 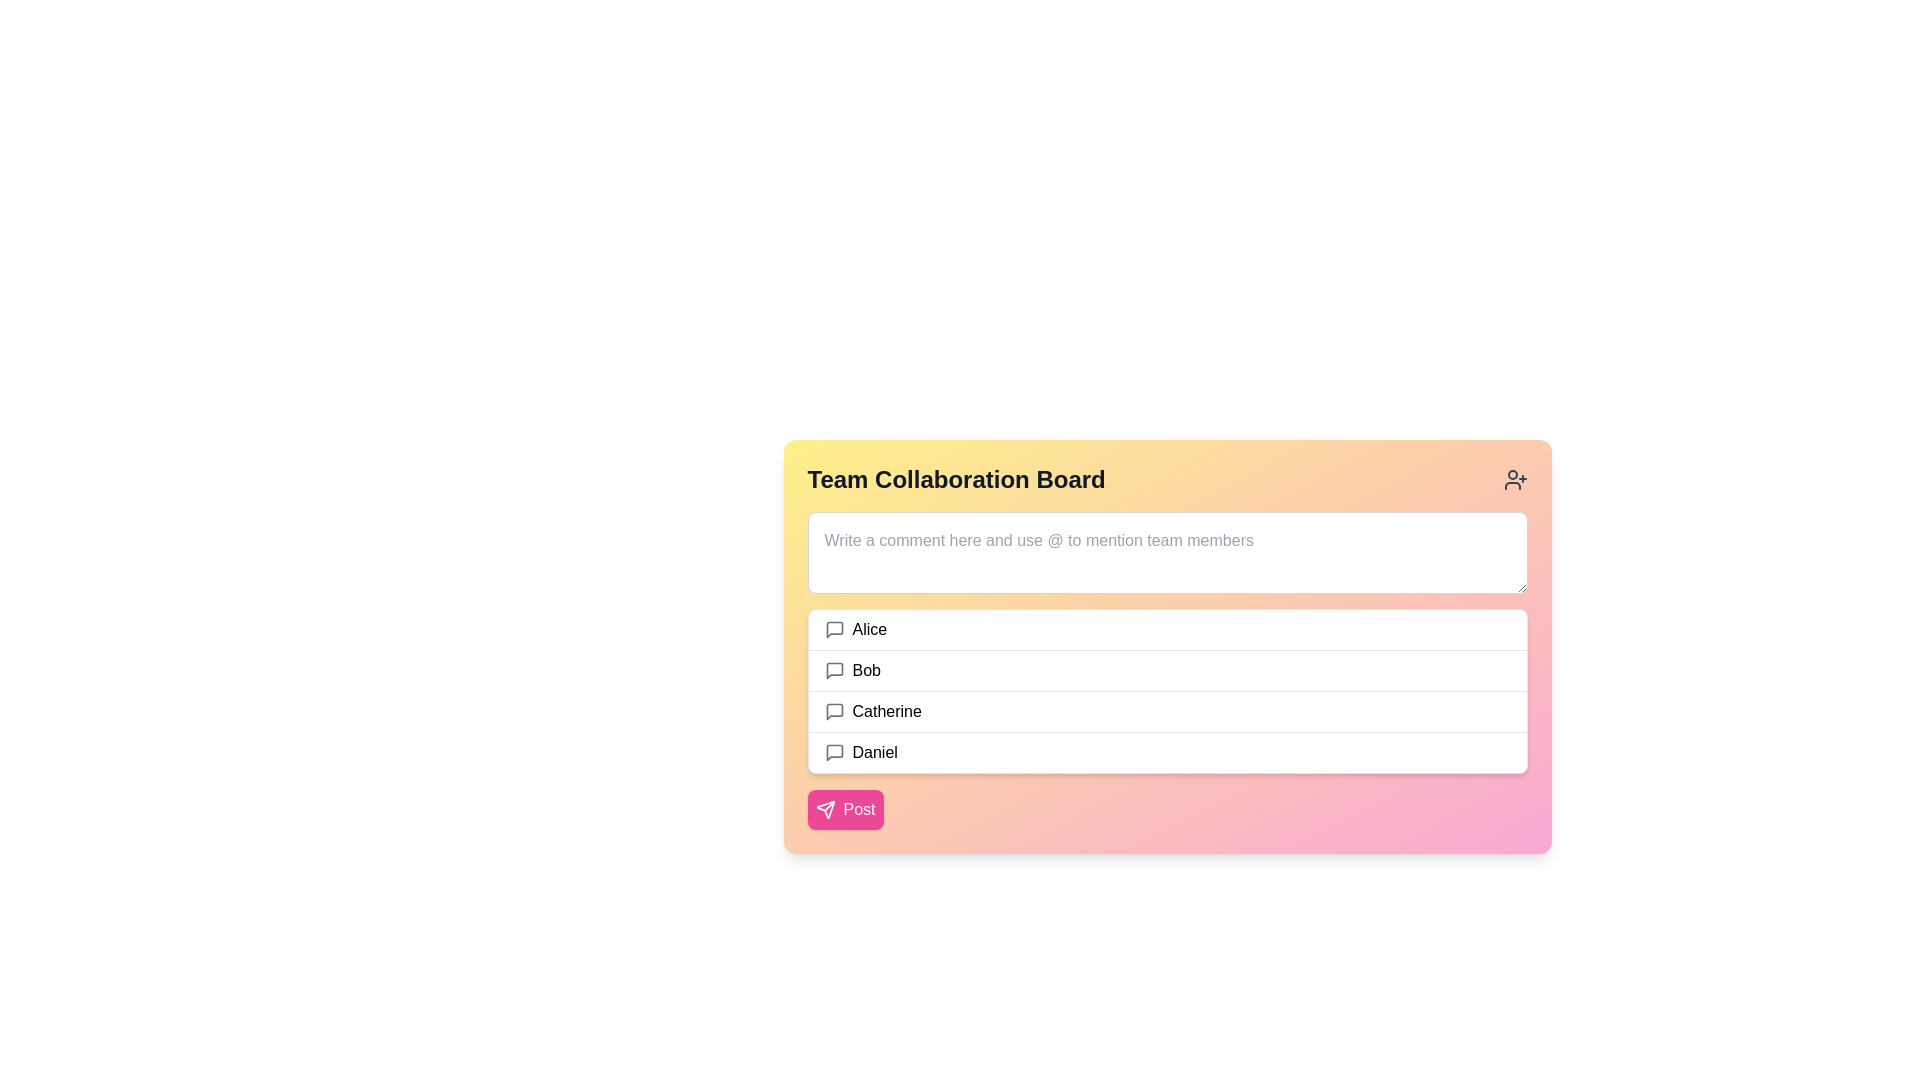 I want to click on the 'Post' button containing the arrow-like icon, so click(x=825, y=810).